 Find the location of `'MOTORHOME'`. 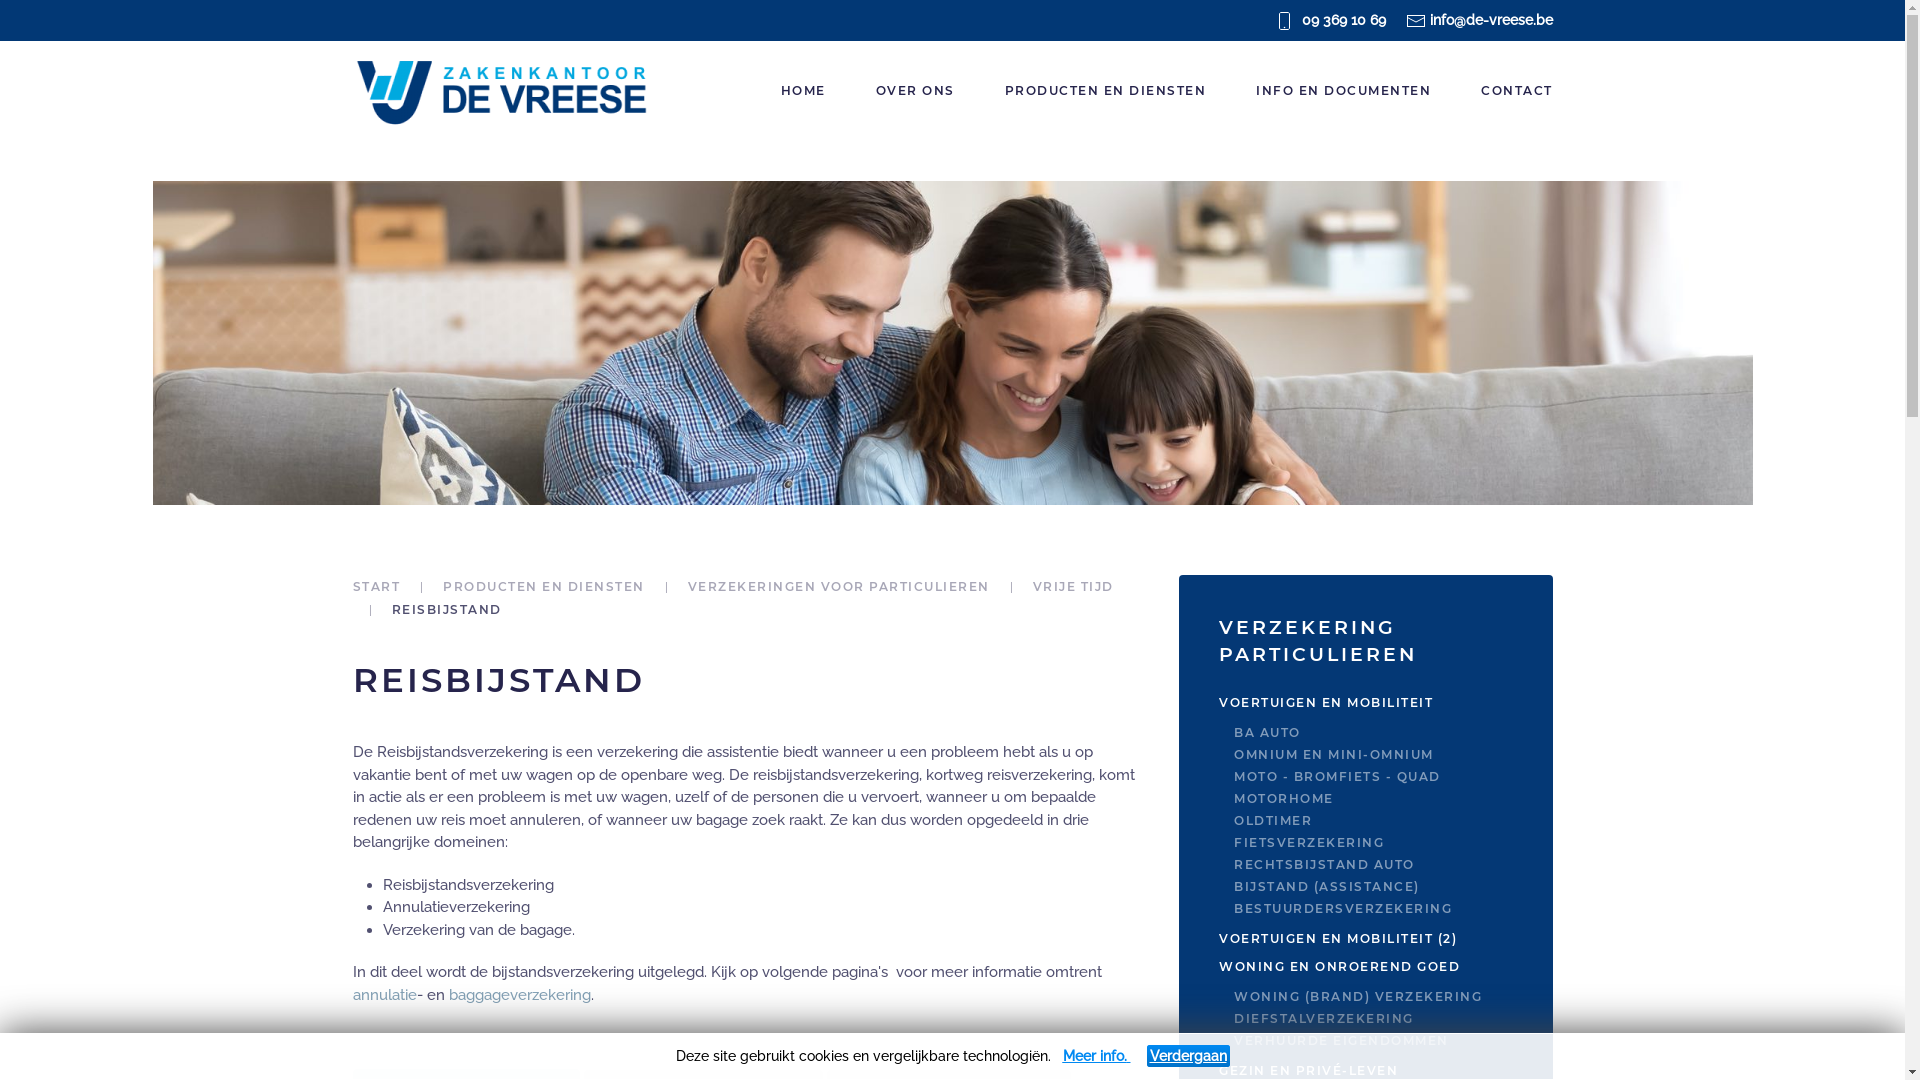

'MOTORHOME' is located at coordinates (1391, 797).